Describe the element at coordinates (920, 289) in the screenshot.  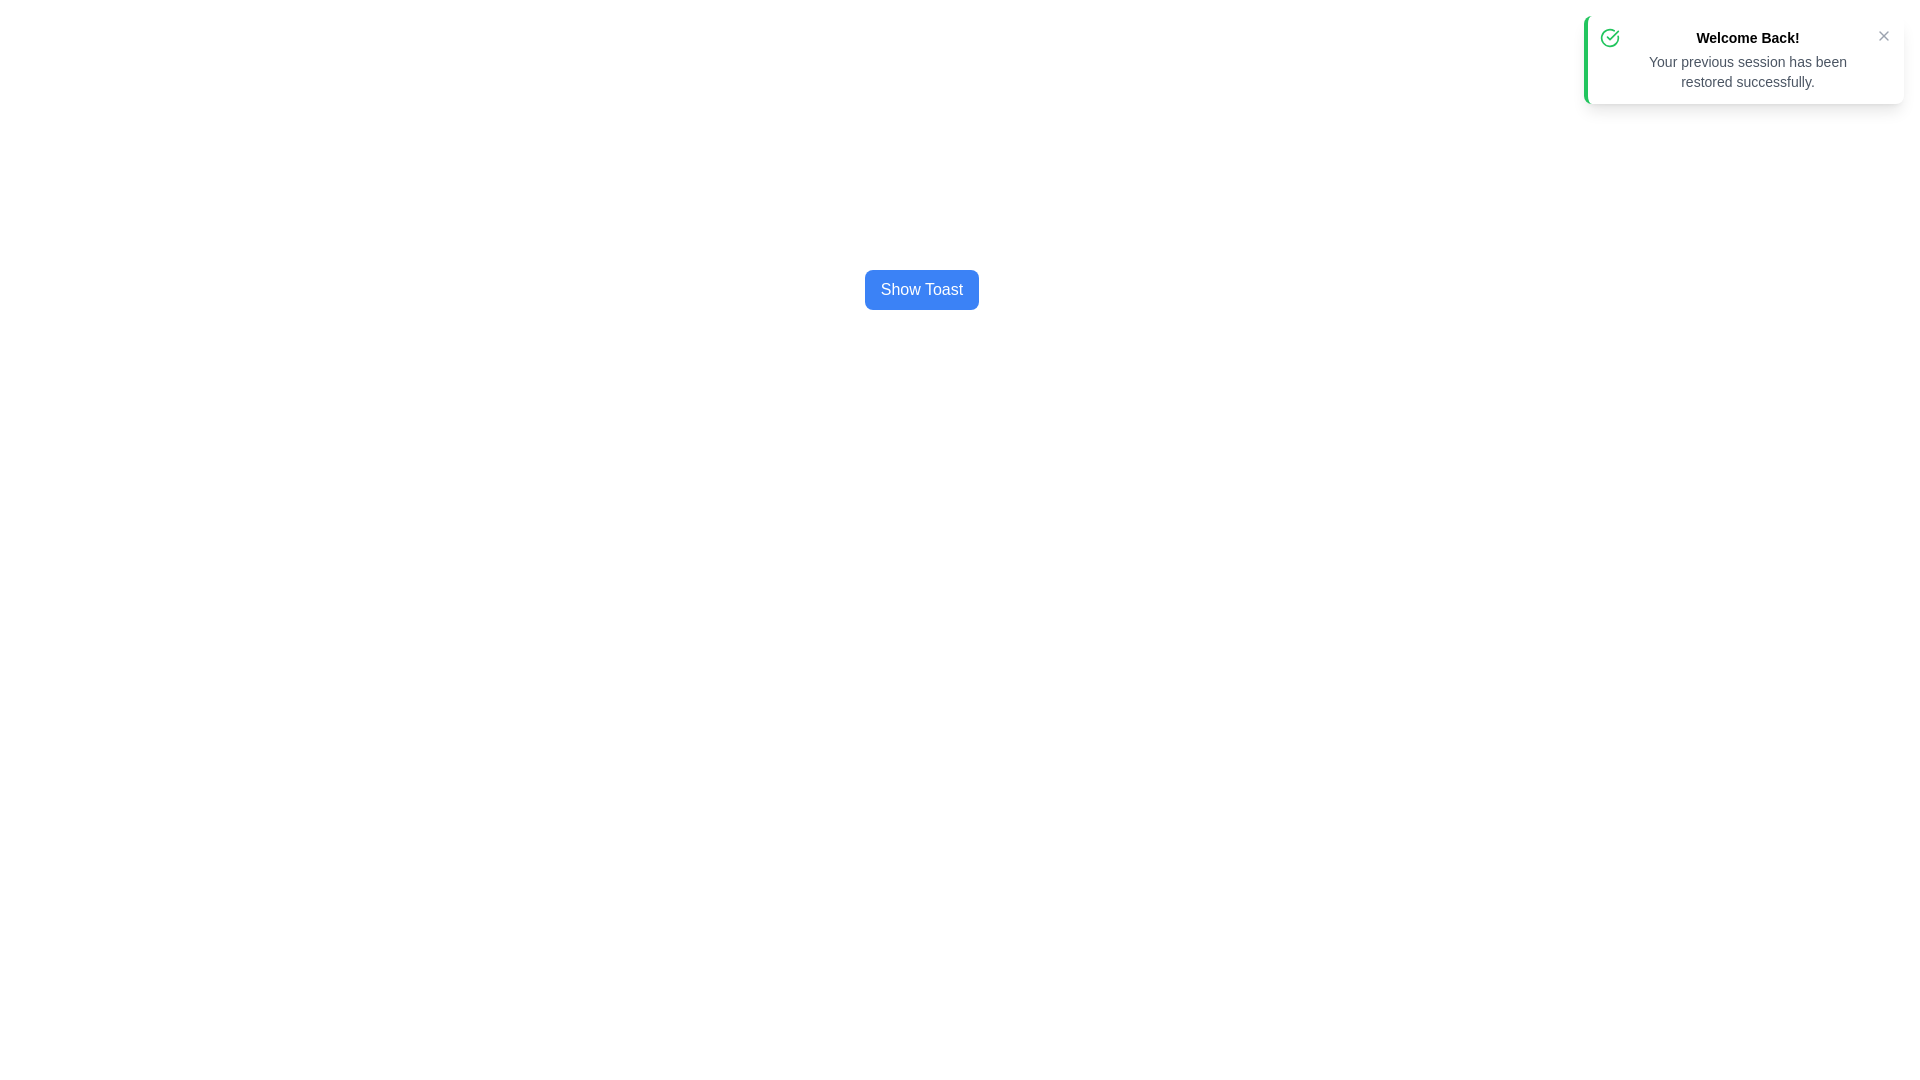
I see `the button that triggers the display of a toast notification` at that location.